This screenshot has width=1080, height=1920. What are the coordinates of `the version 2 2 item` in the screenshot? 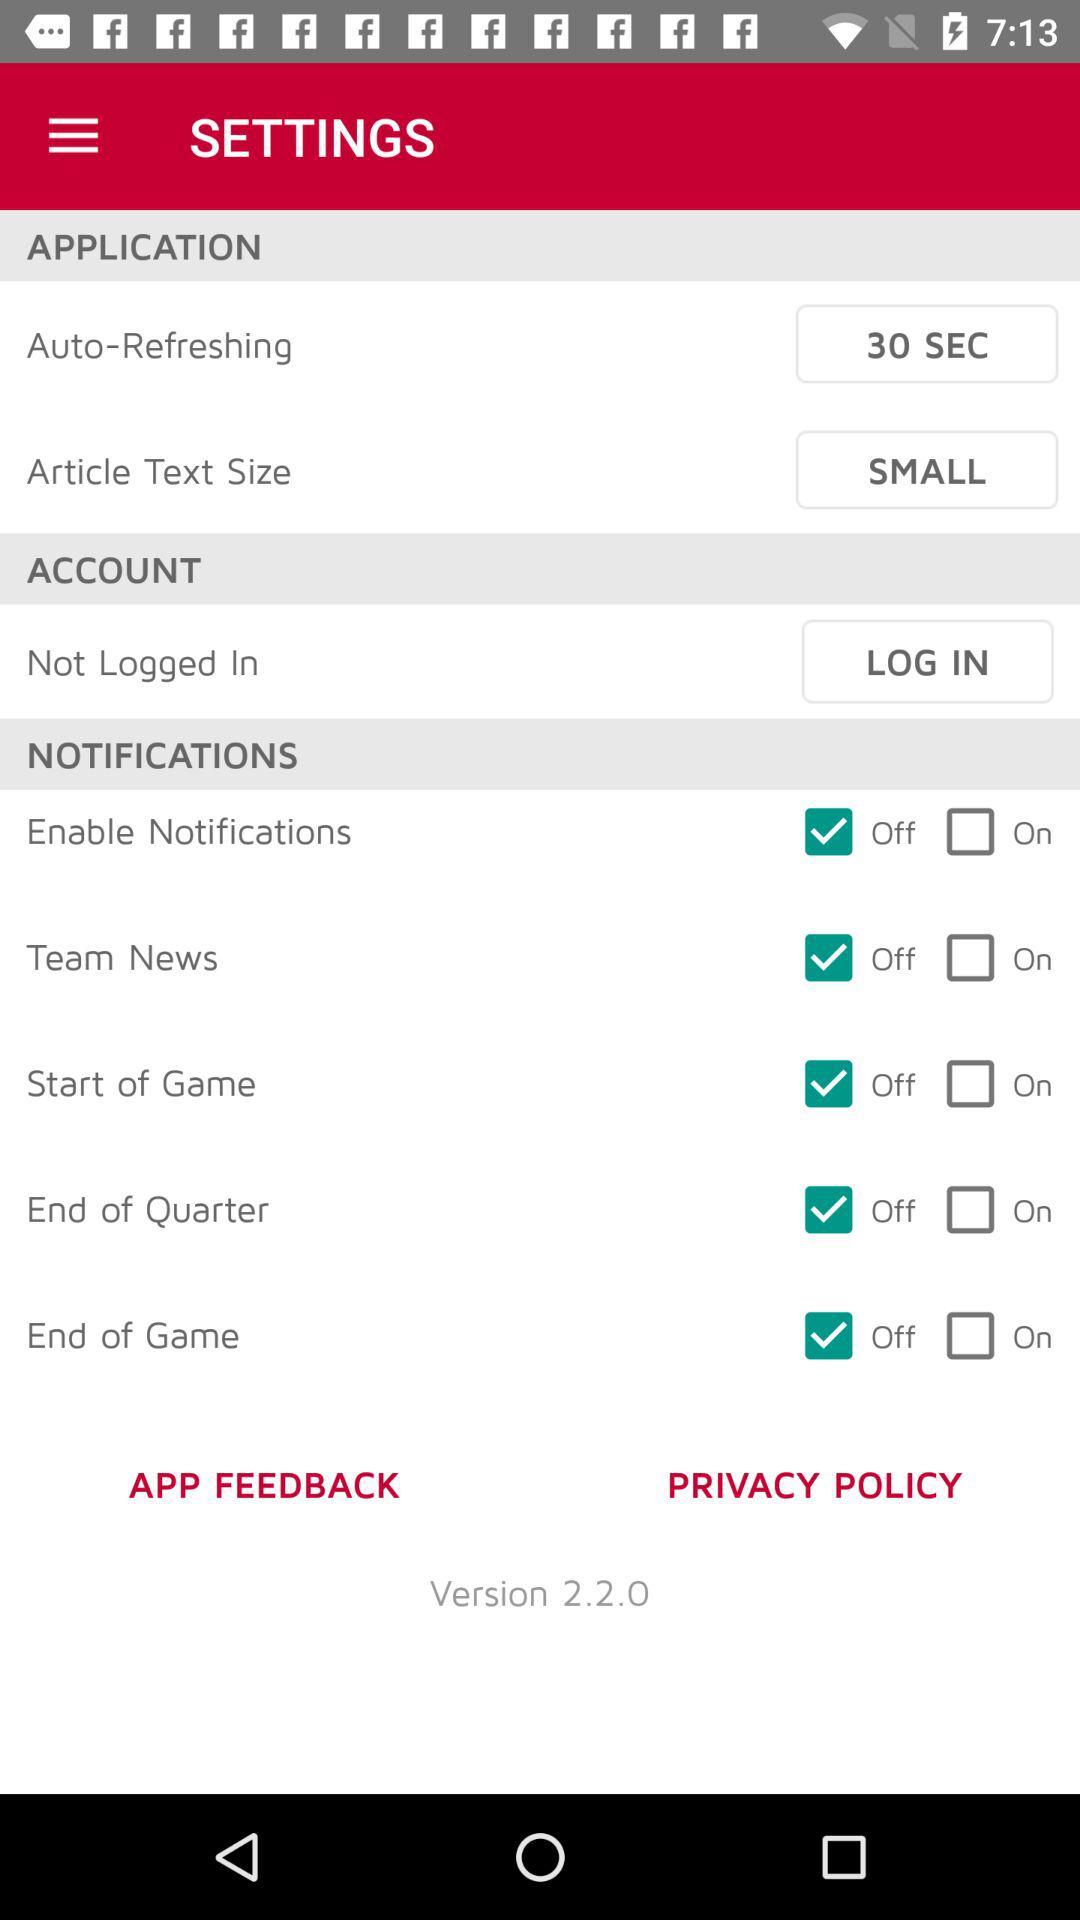 It's located at (540, 1590).